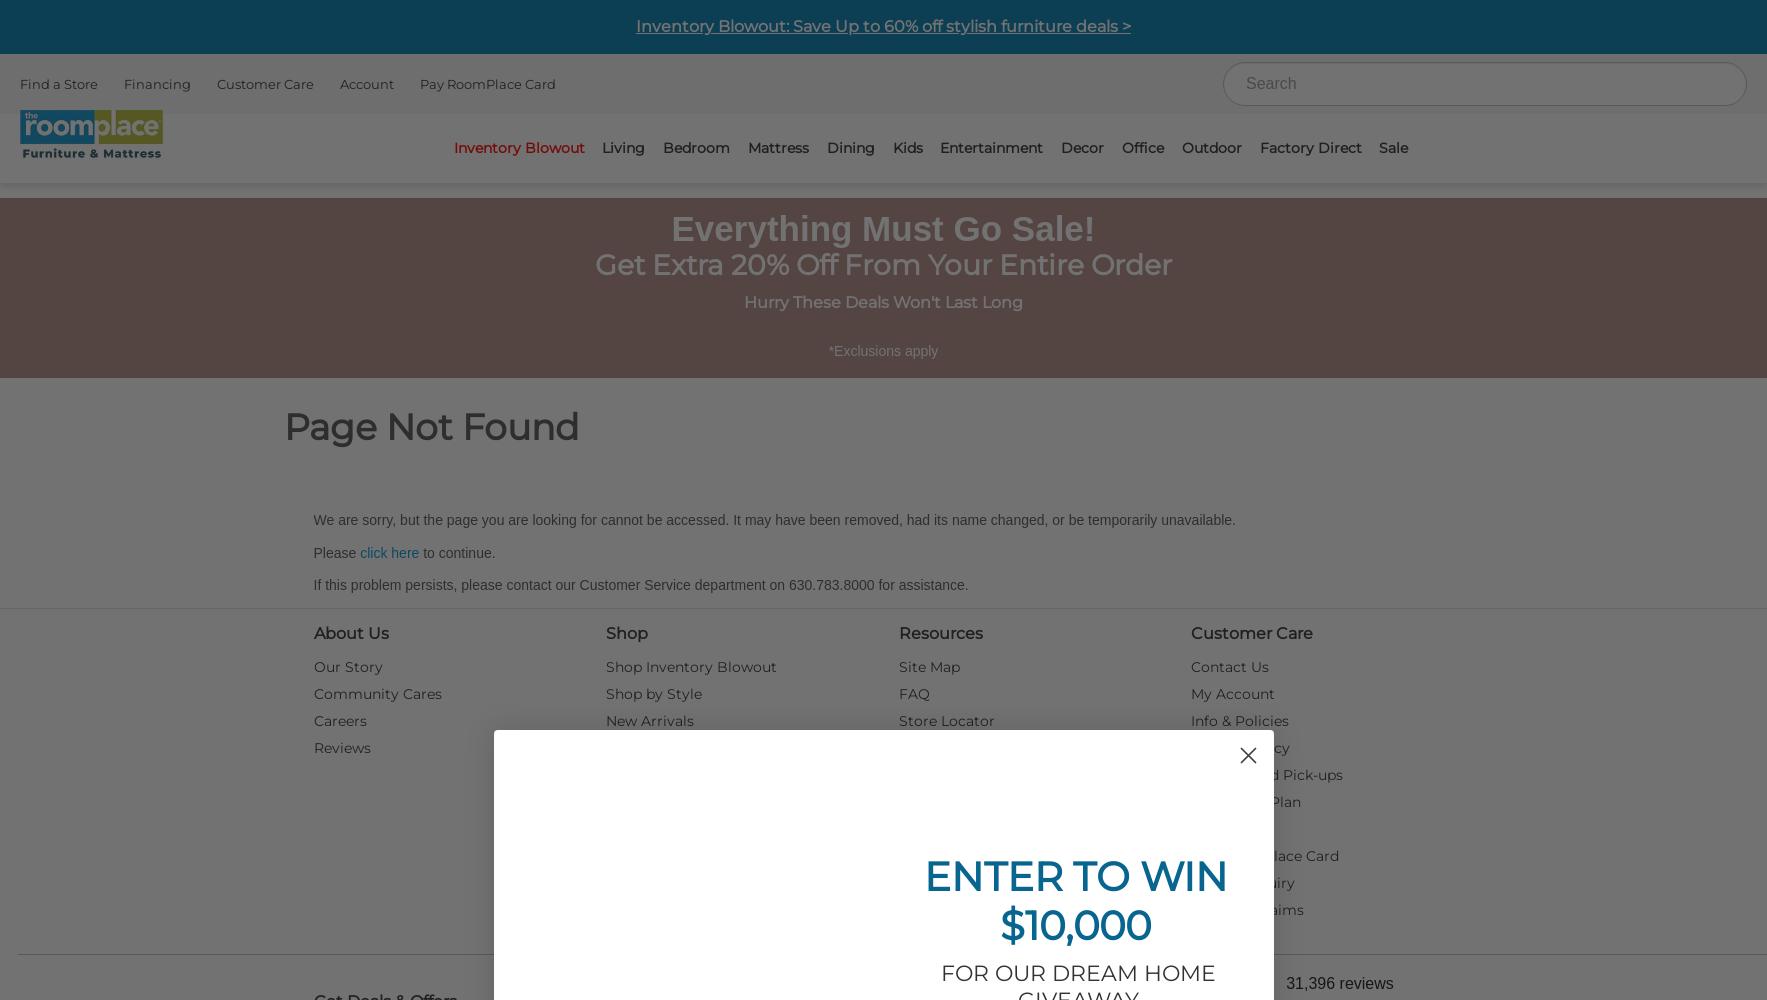 The width and height of the screenshot is (1767, 1000). Describe the element at coordinates (1055, 235) in the screenshot. I see `'Beds'` at that location.